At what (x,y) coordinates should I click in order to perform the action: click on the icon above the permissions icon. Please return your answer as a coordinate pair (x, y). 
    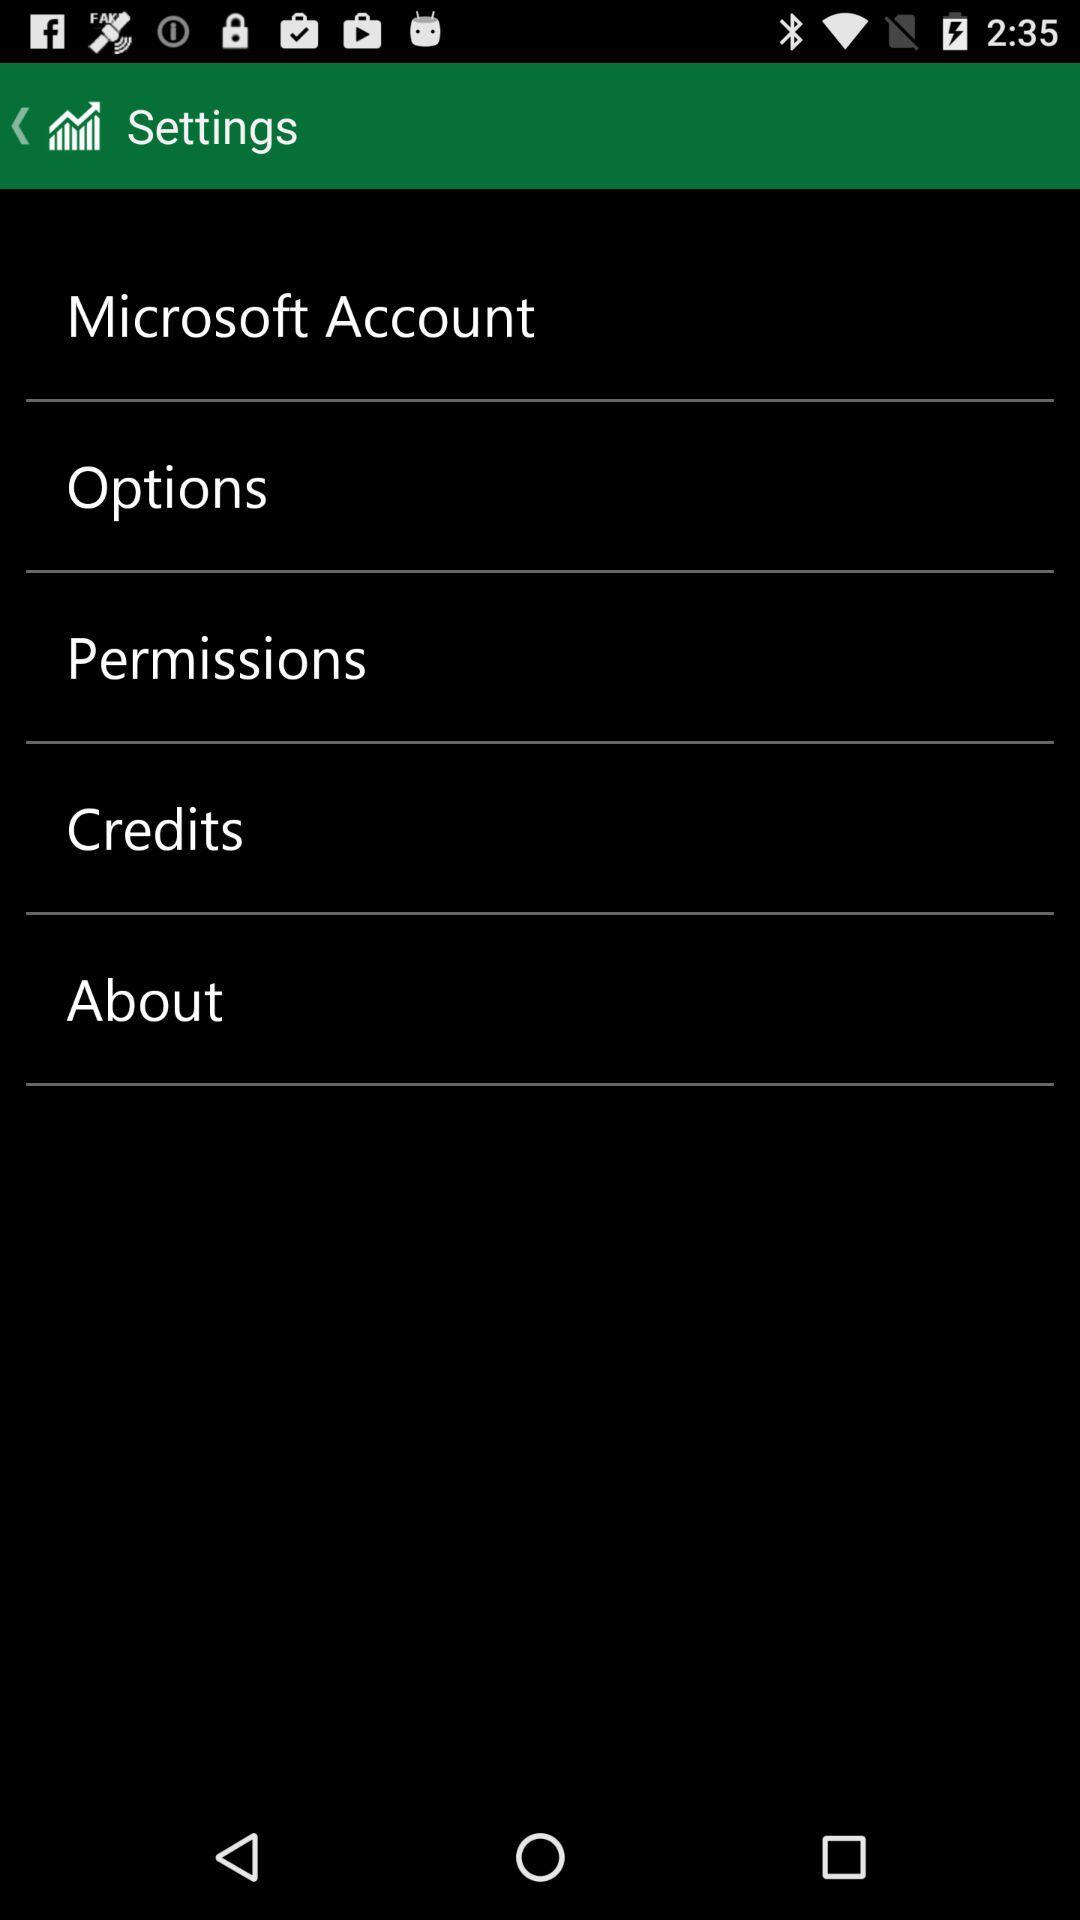
    Looking at the image, I should click on (166, 485).